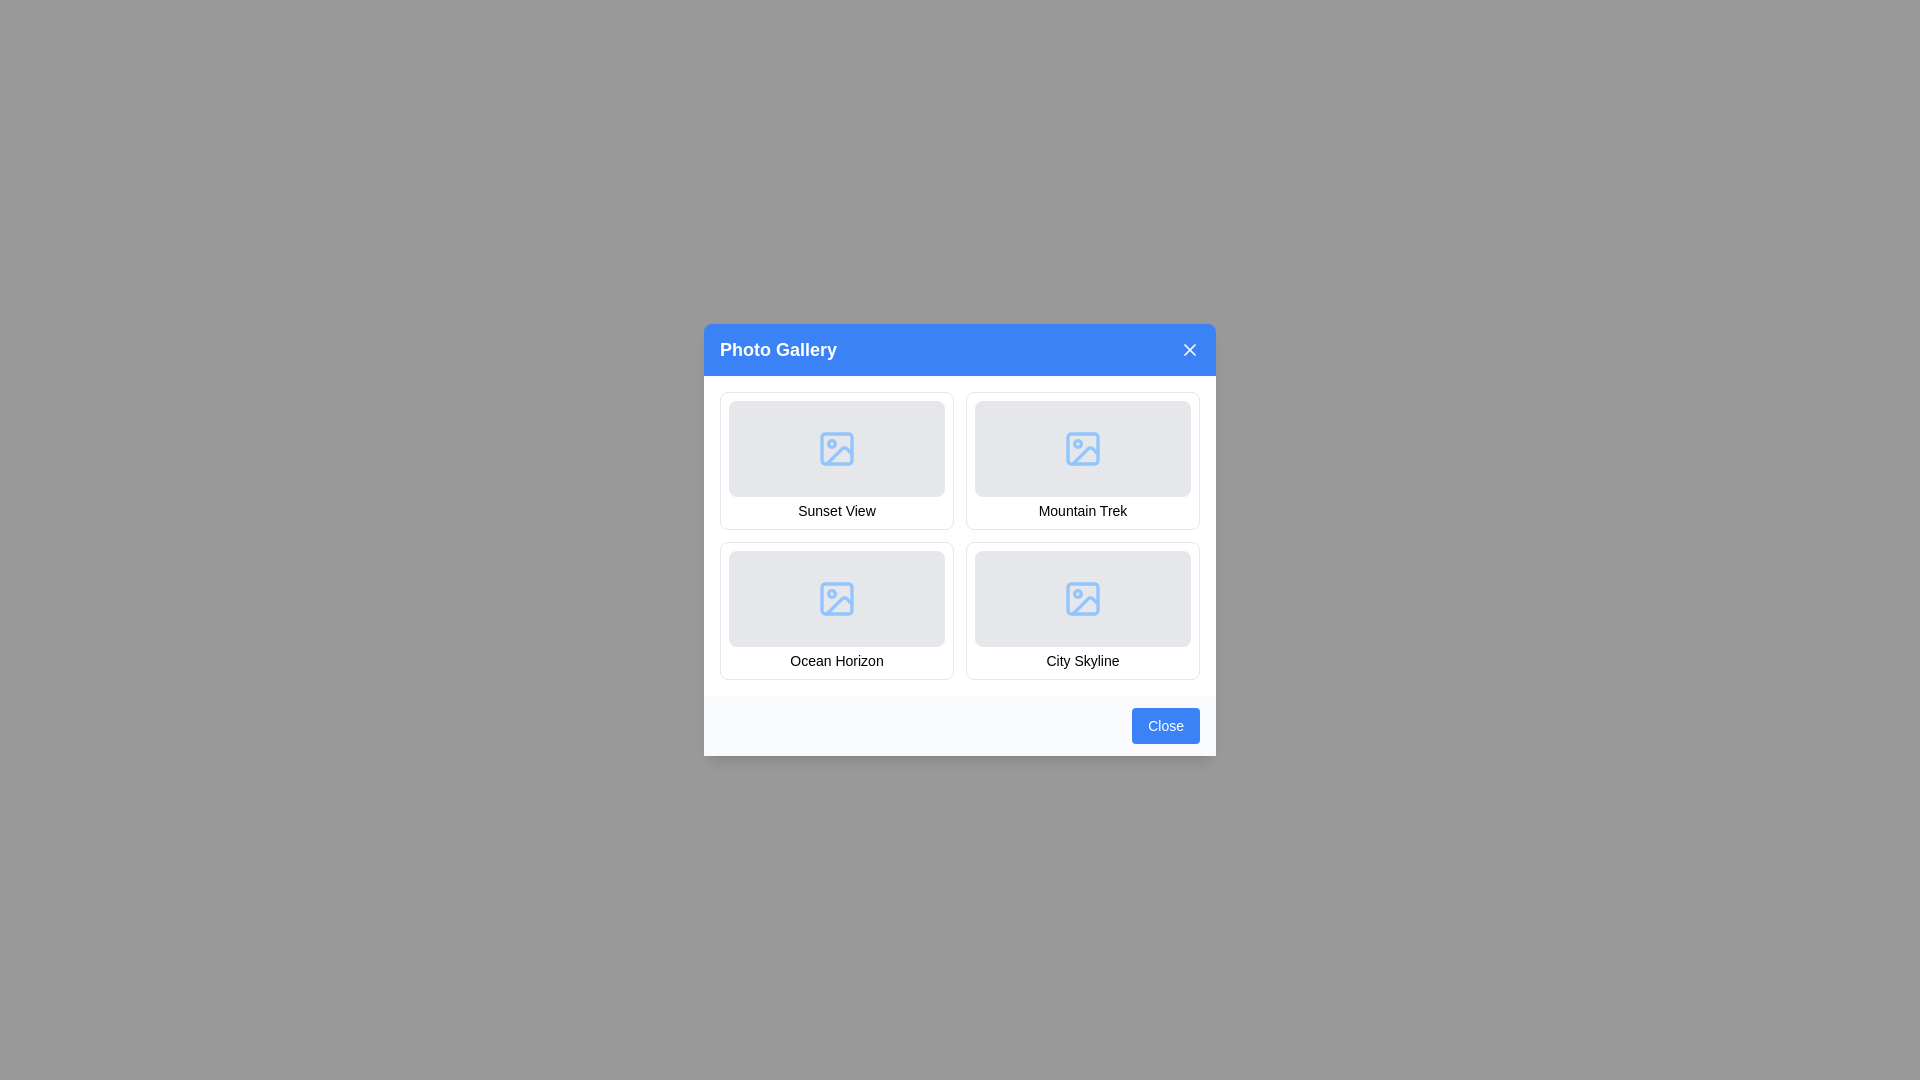 This screenshot has height=1080, width=1920. I want to click on the Decorative graphic of the 'Ocean Horizon' image placeholder located in the second row of the four-image grid in the 'Photo Gallery' modal window, so click(836, 597).